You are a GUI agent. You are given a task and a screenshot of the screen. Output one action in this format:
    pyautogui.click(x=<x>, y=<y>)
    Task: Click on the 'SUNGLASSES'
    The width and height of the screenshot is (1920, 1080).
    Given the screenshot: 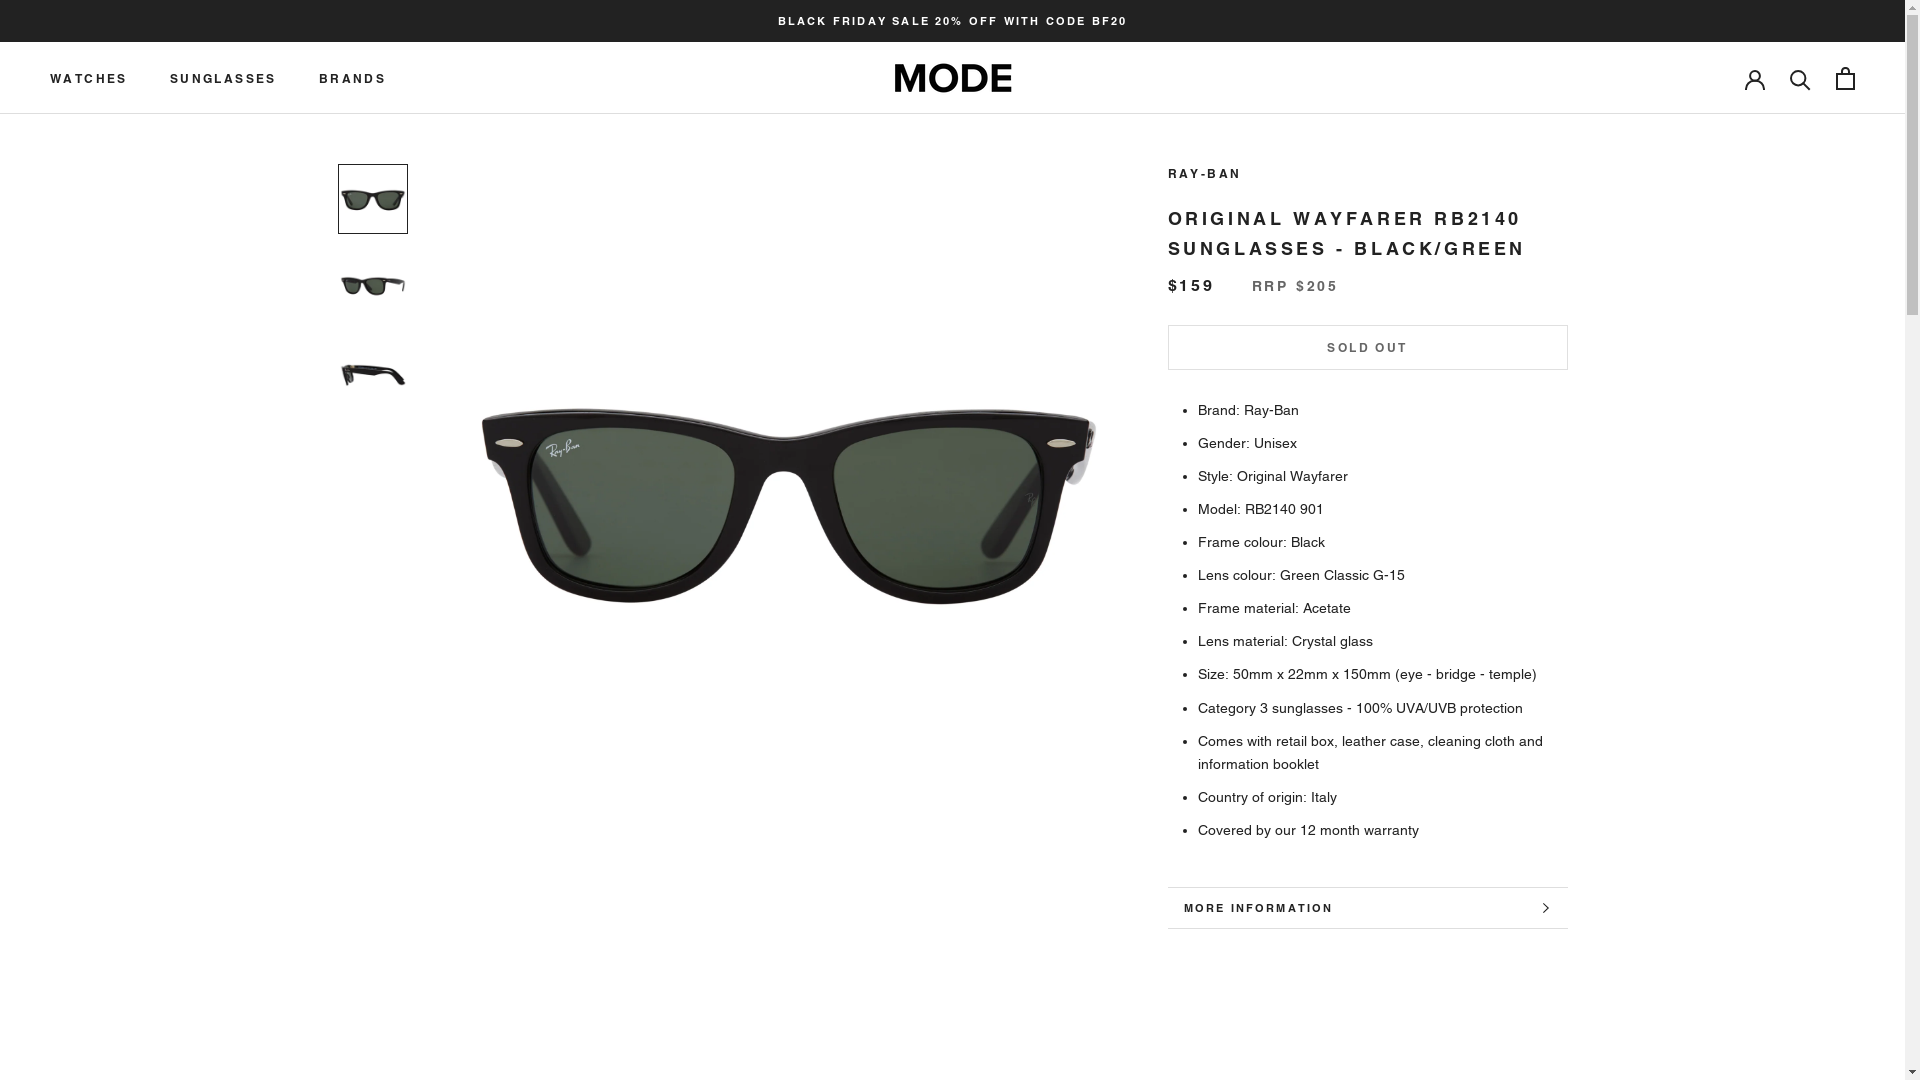 What is the action you would take?
    pyautogui.click(x=223, y=77)
    